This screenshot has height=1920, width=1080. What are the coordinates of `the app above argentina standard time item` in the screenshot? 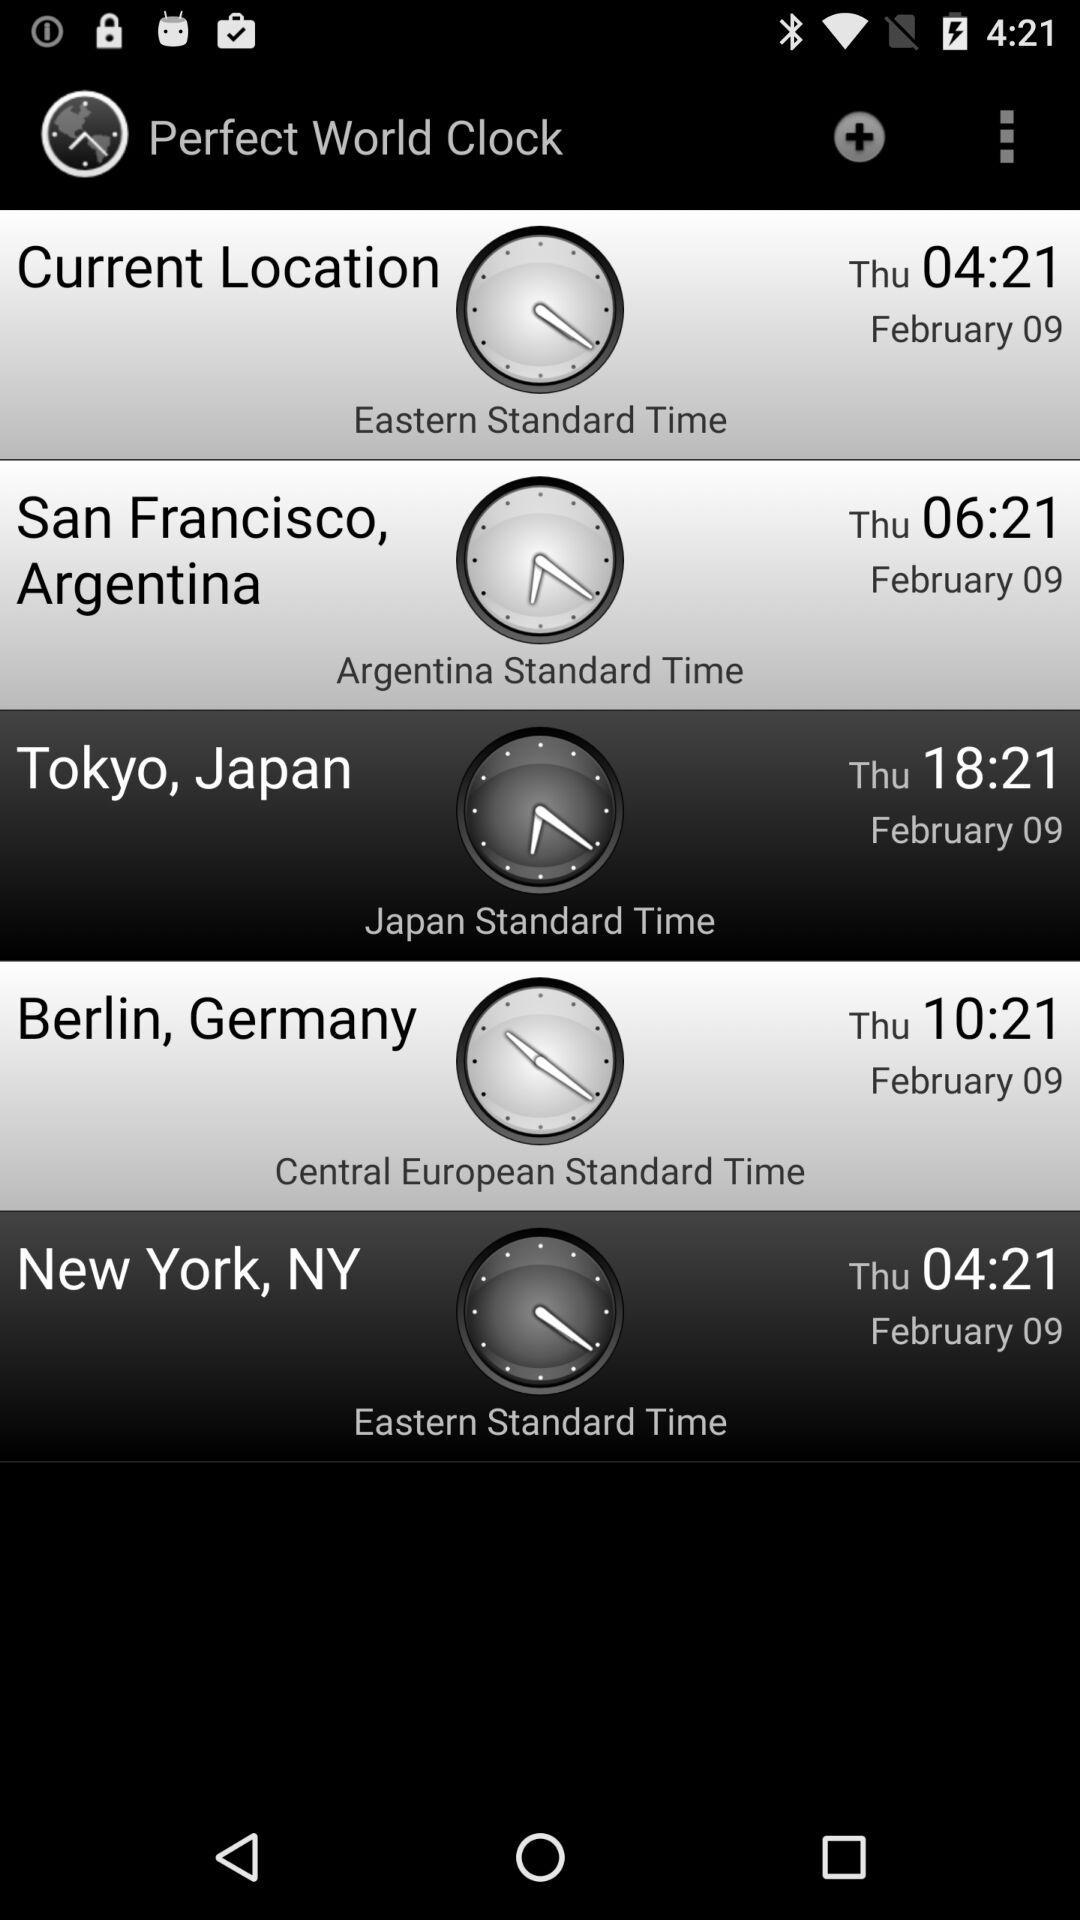 It's located at (234, 548).